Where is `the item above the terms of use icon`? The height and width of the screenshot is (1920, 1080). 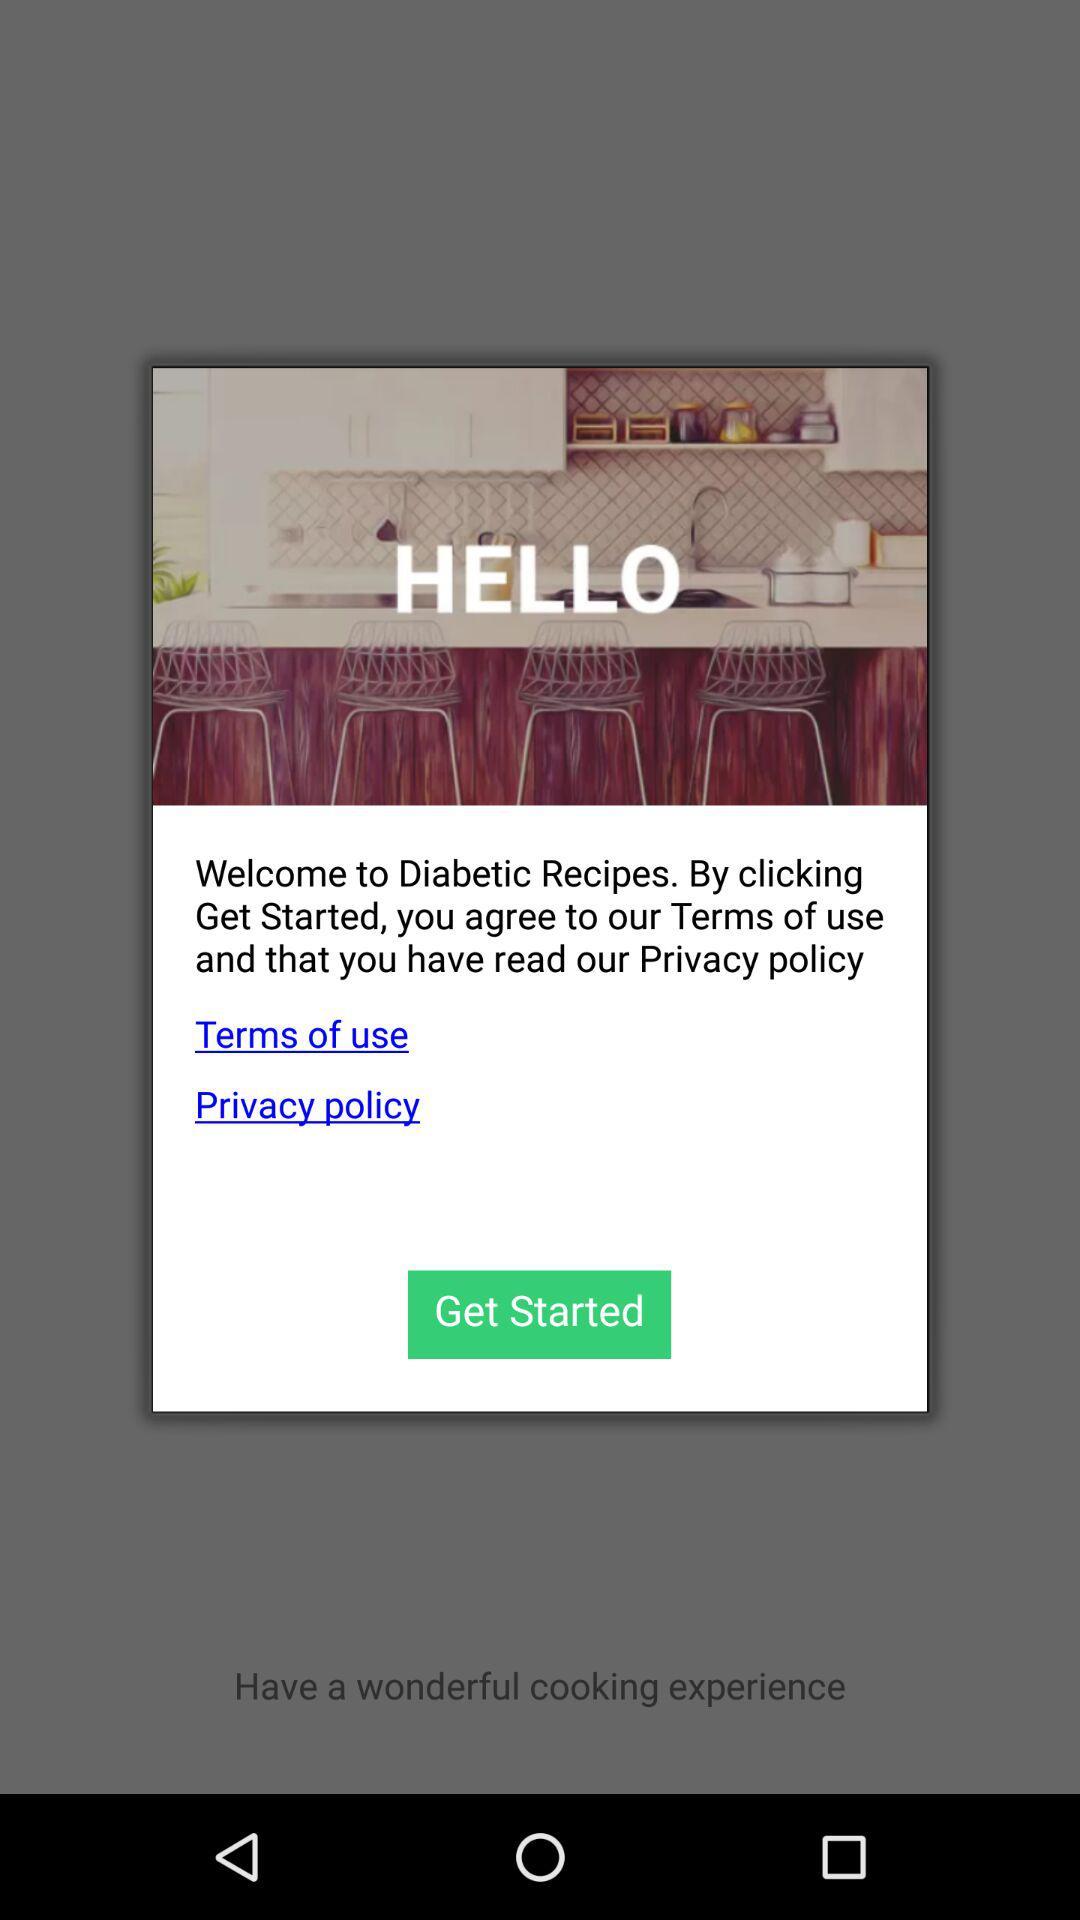 the item above the terms of use icon is located at coordinates (518, 898).